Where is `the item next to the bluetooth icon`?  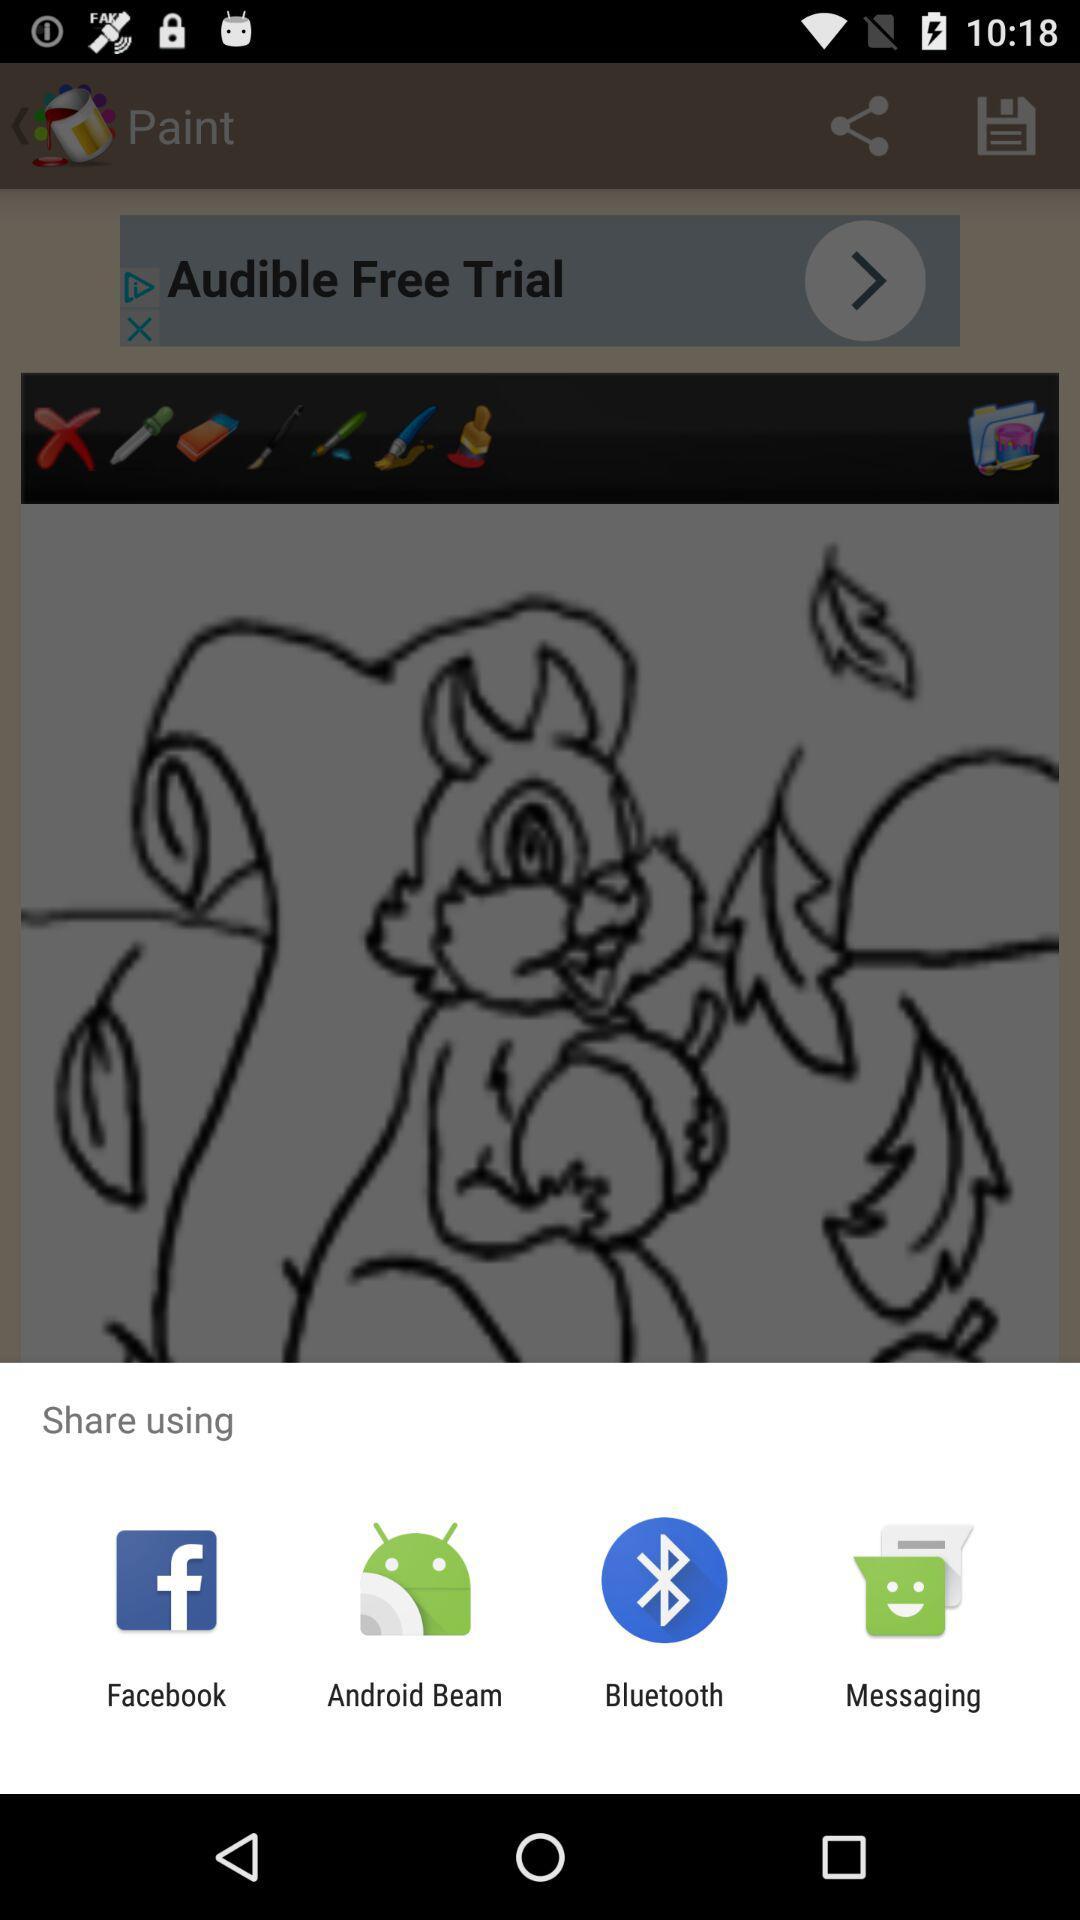
the item next to the bluetooth icon is located at coordinates (913, 1711).